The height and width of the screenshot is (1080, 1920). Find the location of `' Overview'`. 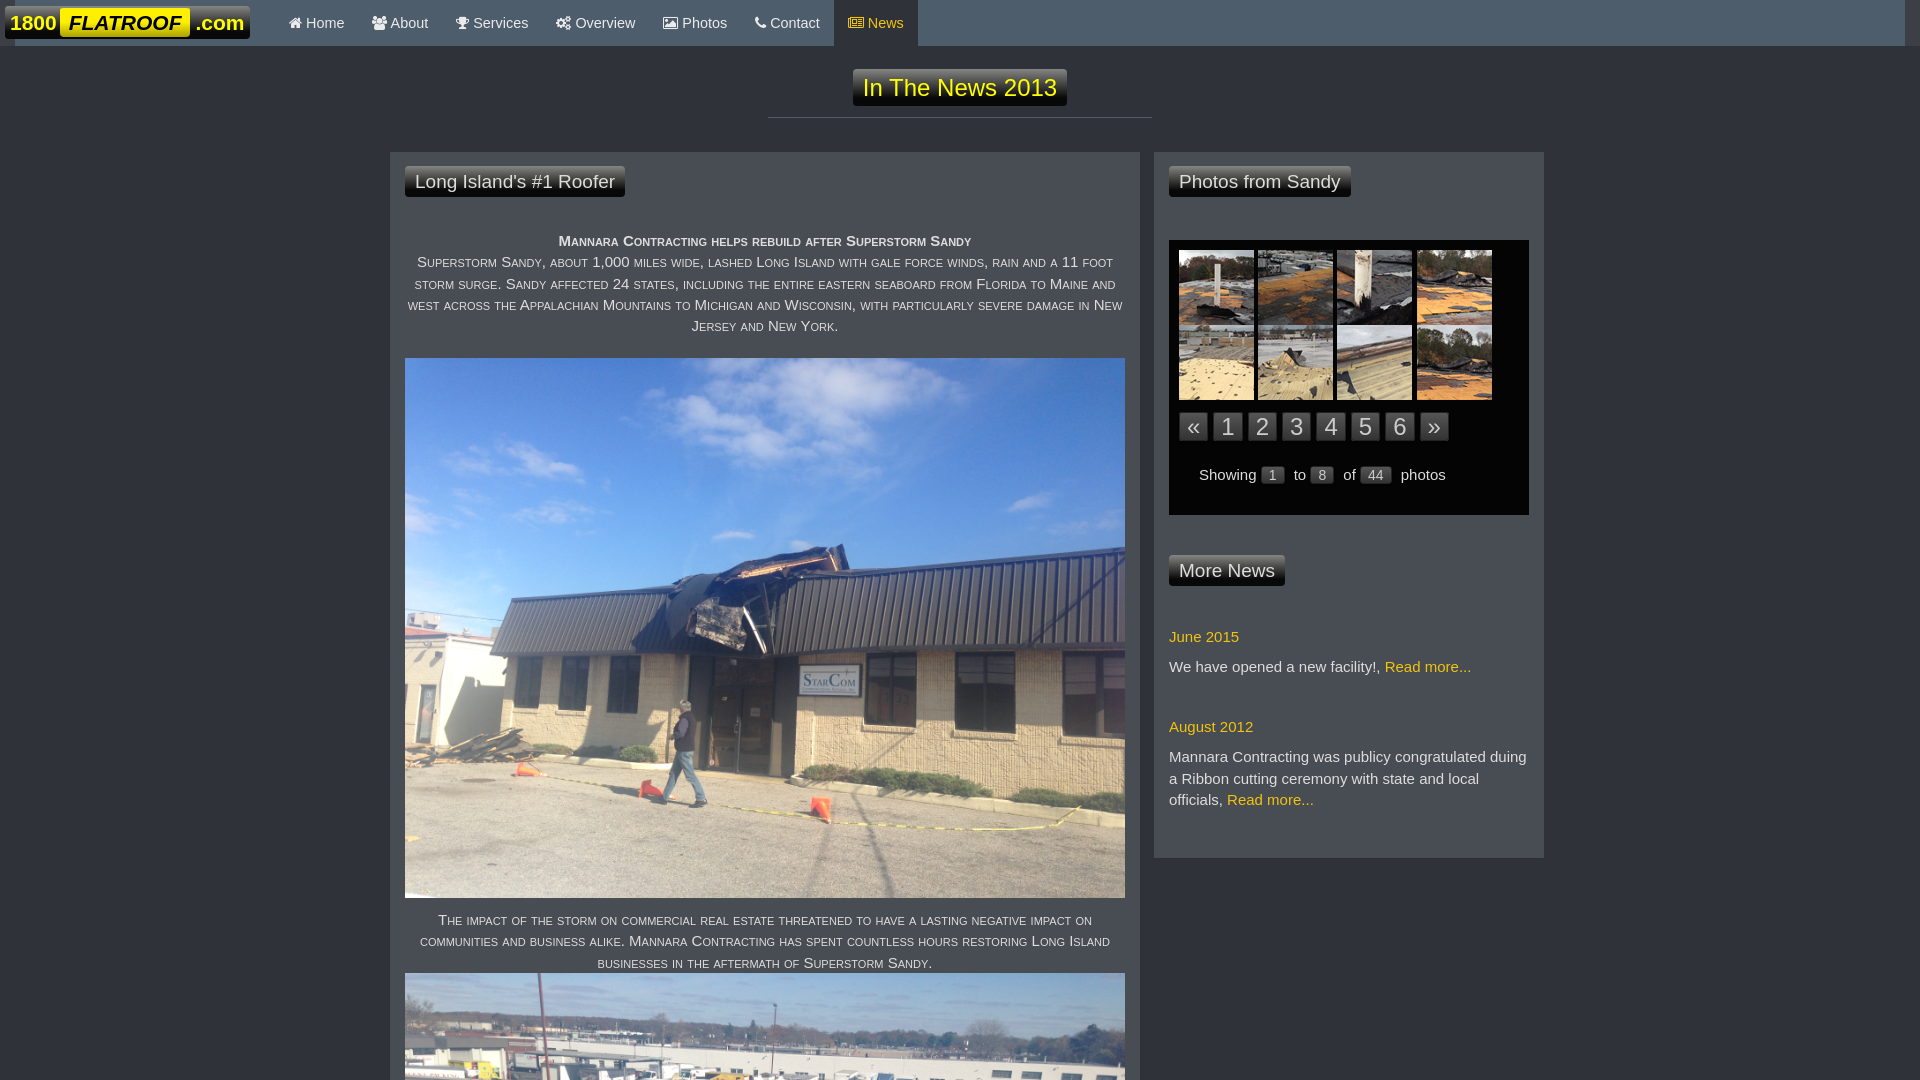

' Overview' is located at coordinates (594, 23).